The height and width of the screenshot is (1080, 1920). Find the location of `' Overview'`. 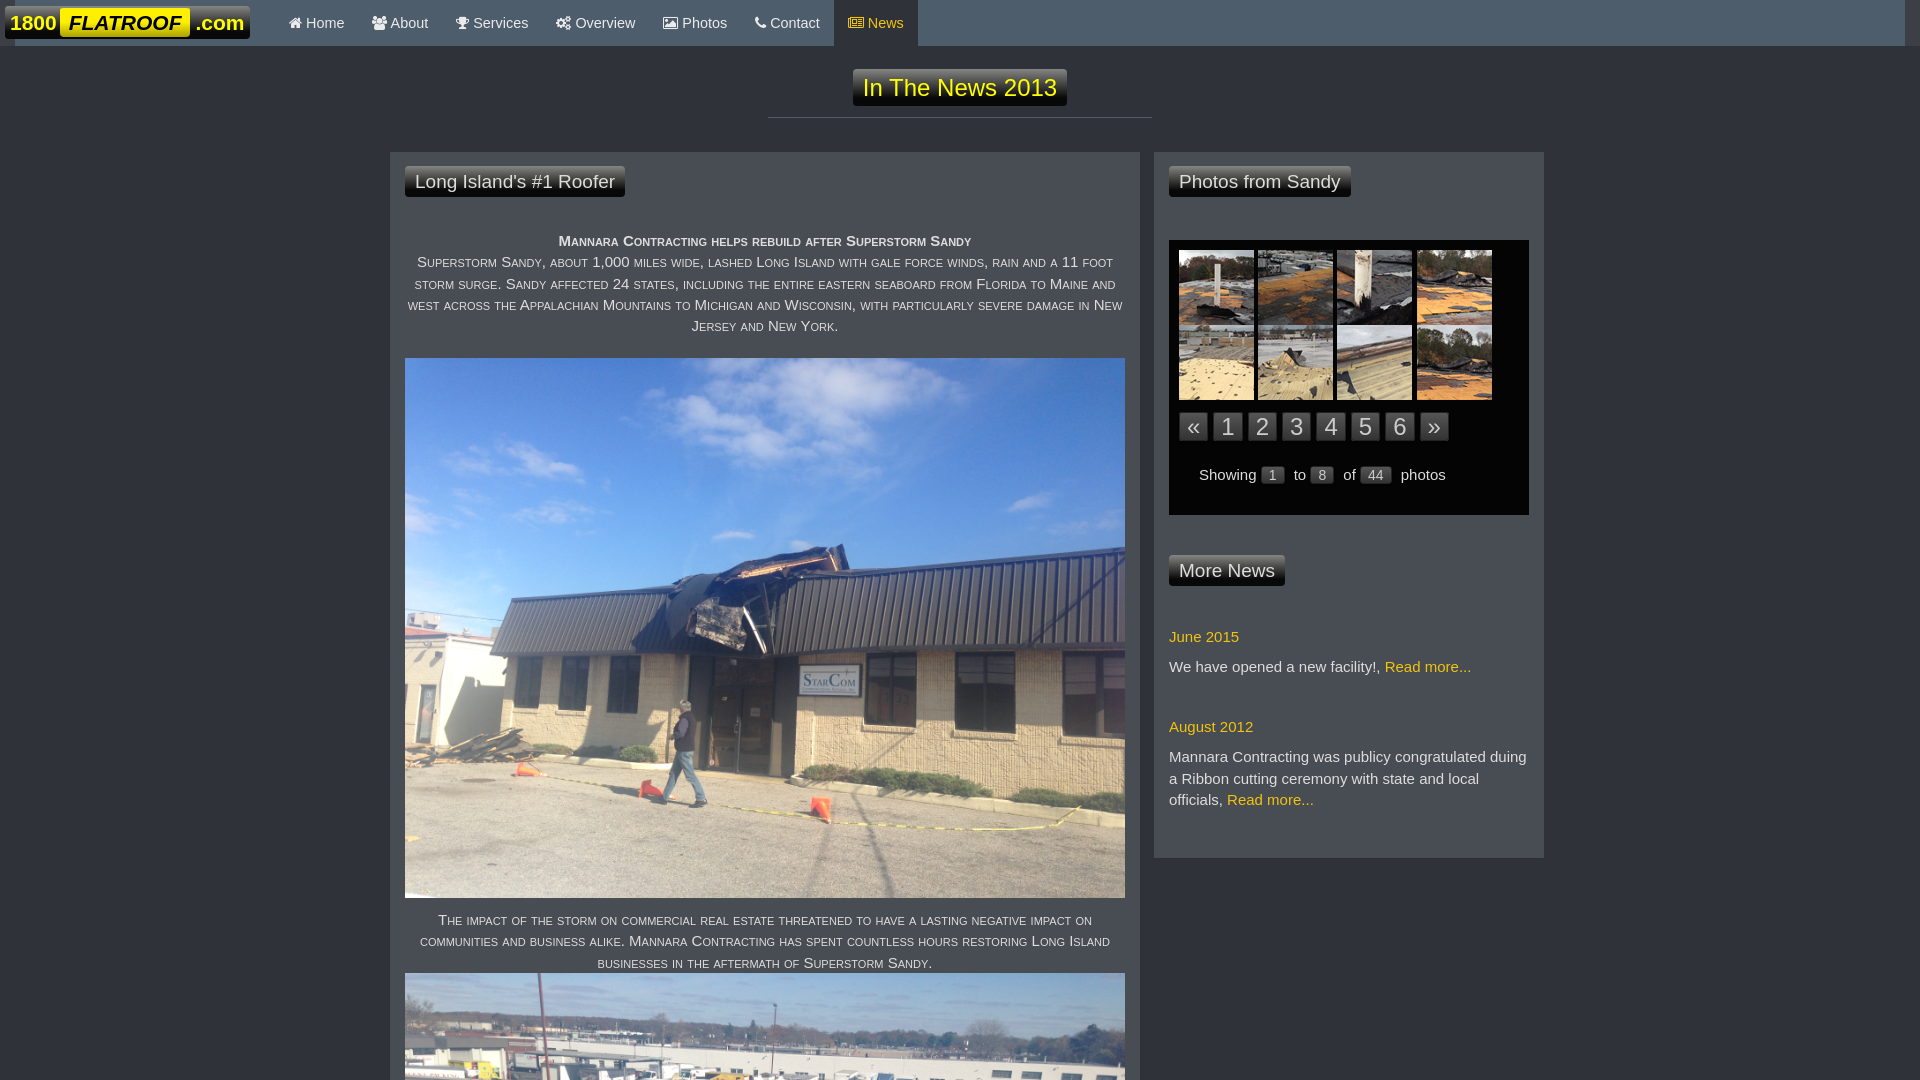

' Overview' is located at coordinates (594, 23).